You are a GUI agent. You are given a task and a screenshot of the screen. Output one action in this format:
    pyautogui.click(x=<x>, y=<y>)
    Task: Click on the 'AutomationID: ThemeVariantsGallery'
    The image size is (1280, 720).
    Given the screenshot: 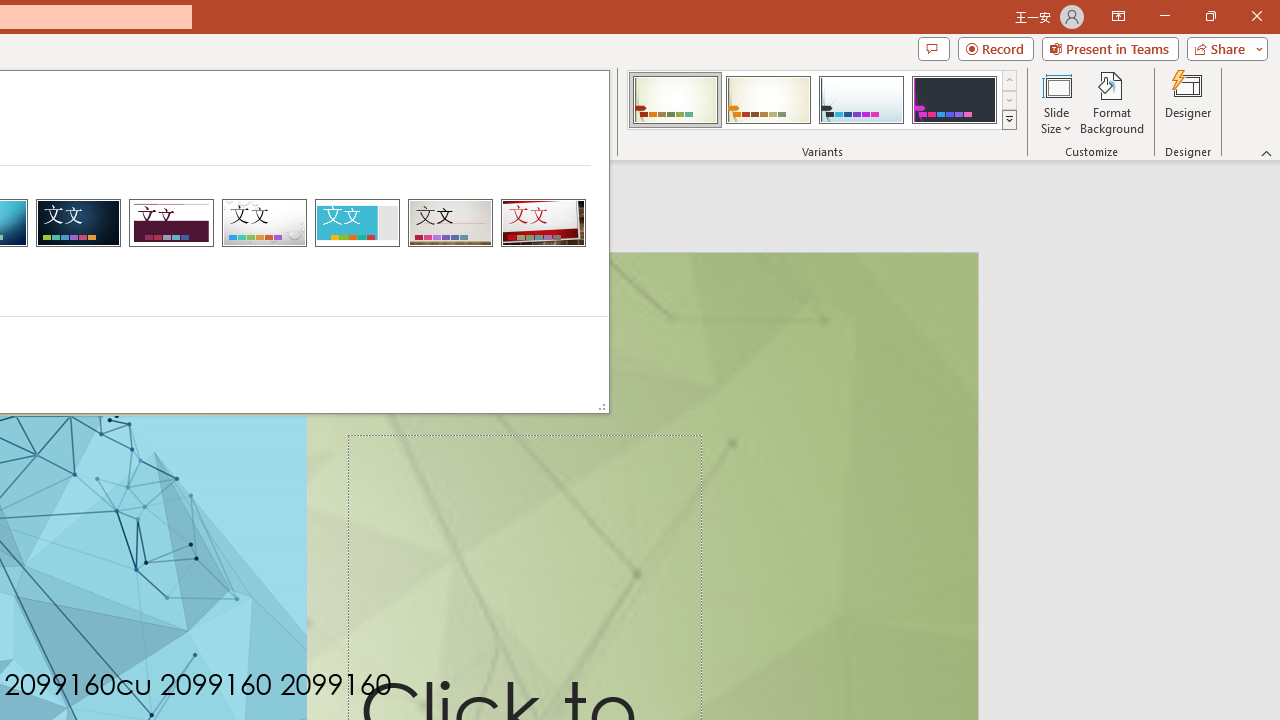 What is the action you would take?
    pyautogui.click(x=823, y=100)
    